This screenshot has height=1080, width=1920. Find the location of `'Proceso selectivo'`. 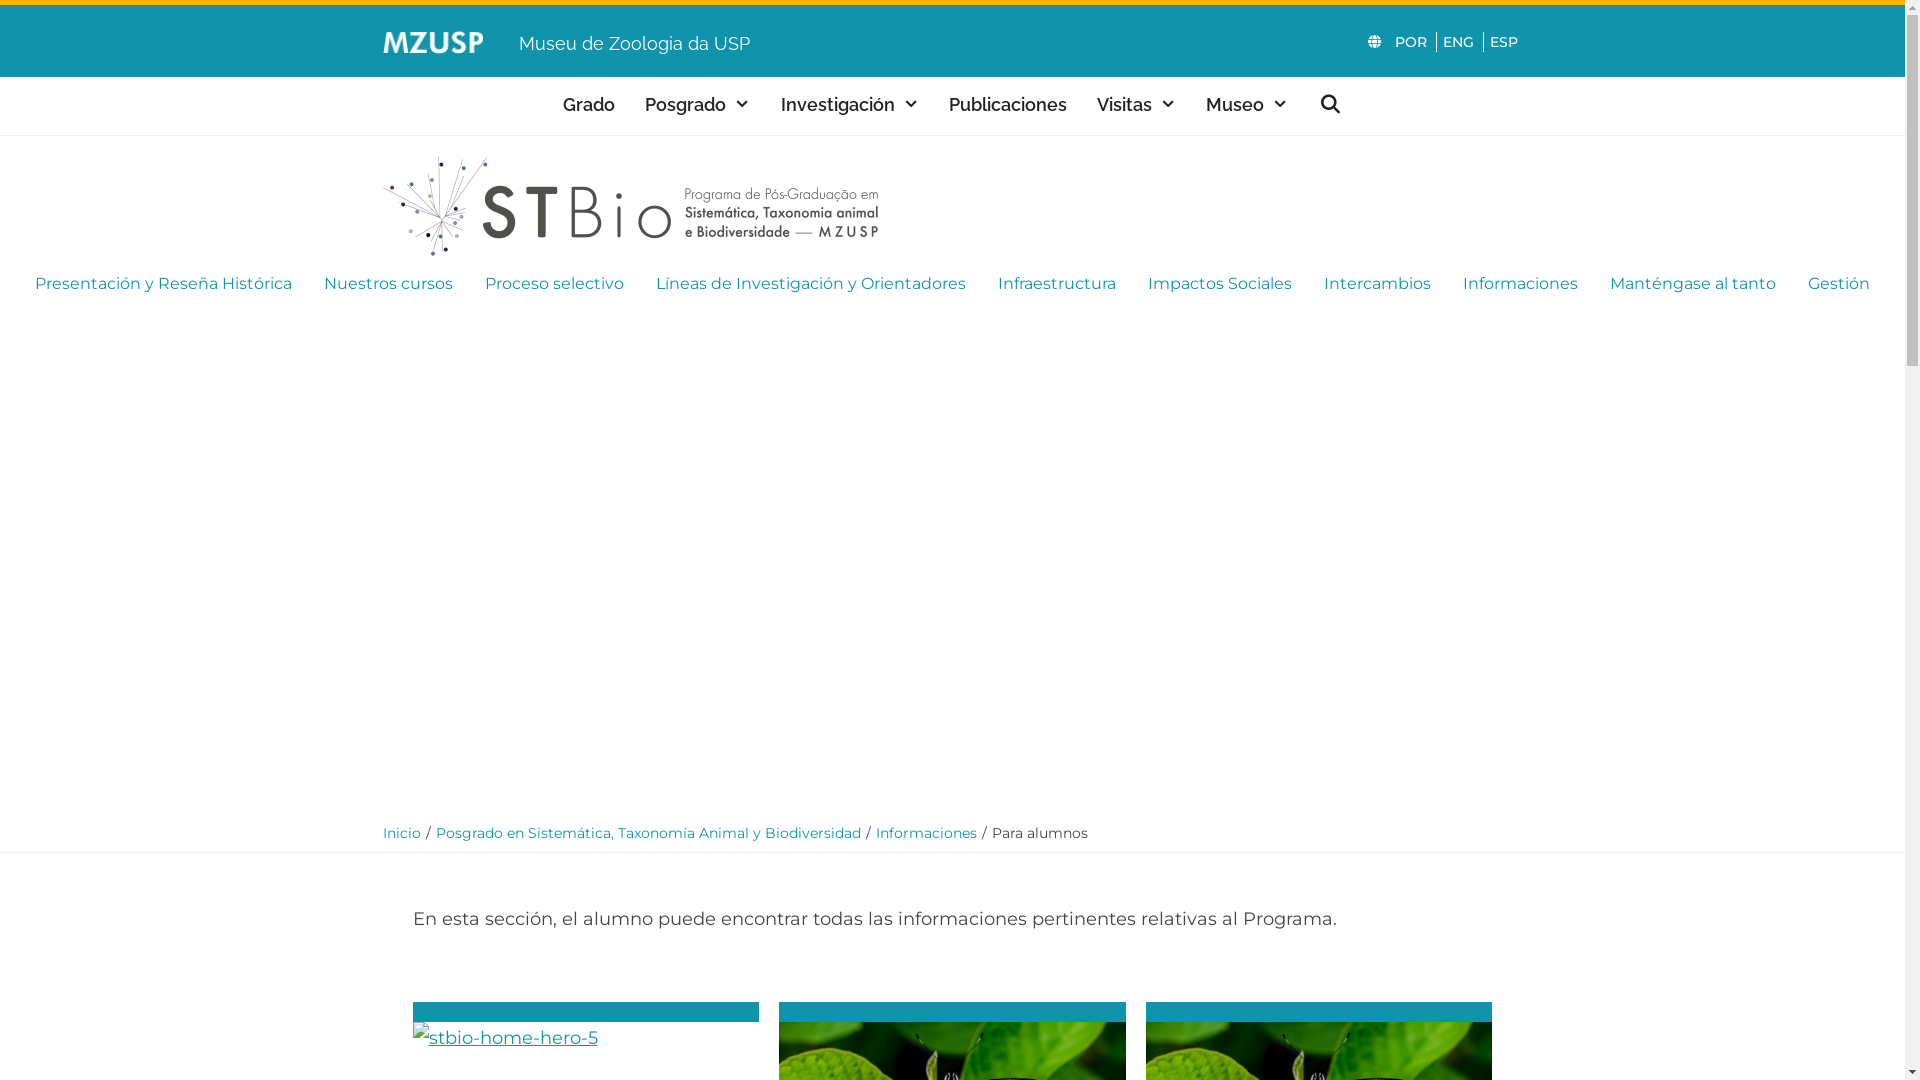

'Proceso selectivo' is located at coordinates (554, 284).